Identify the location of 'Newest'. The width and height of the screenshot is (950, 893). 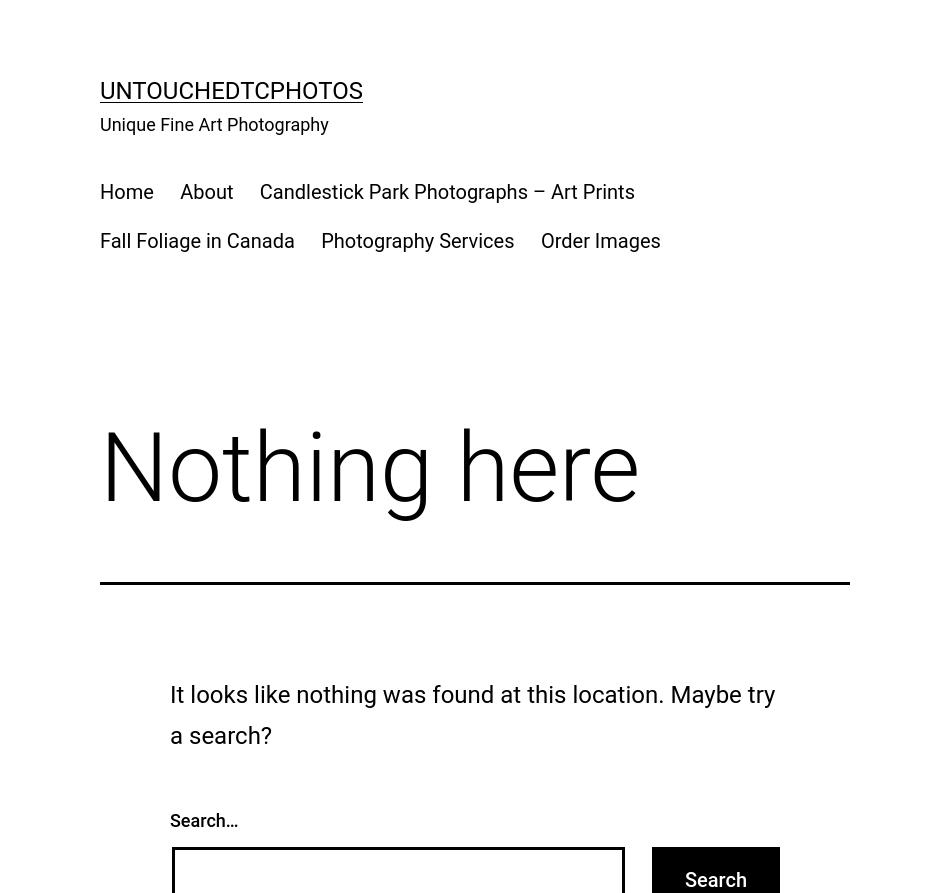
(180, 142).